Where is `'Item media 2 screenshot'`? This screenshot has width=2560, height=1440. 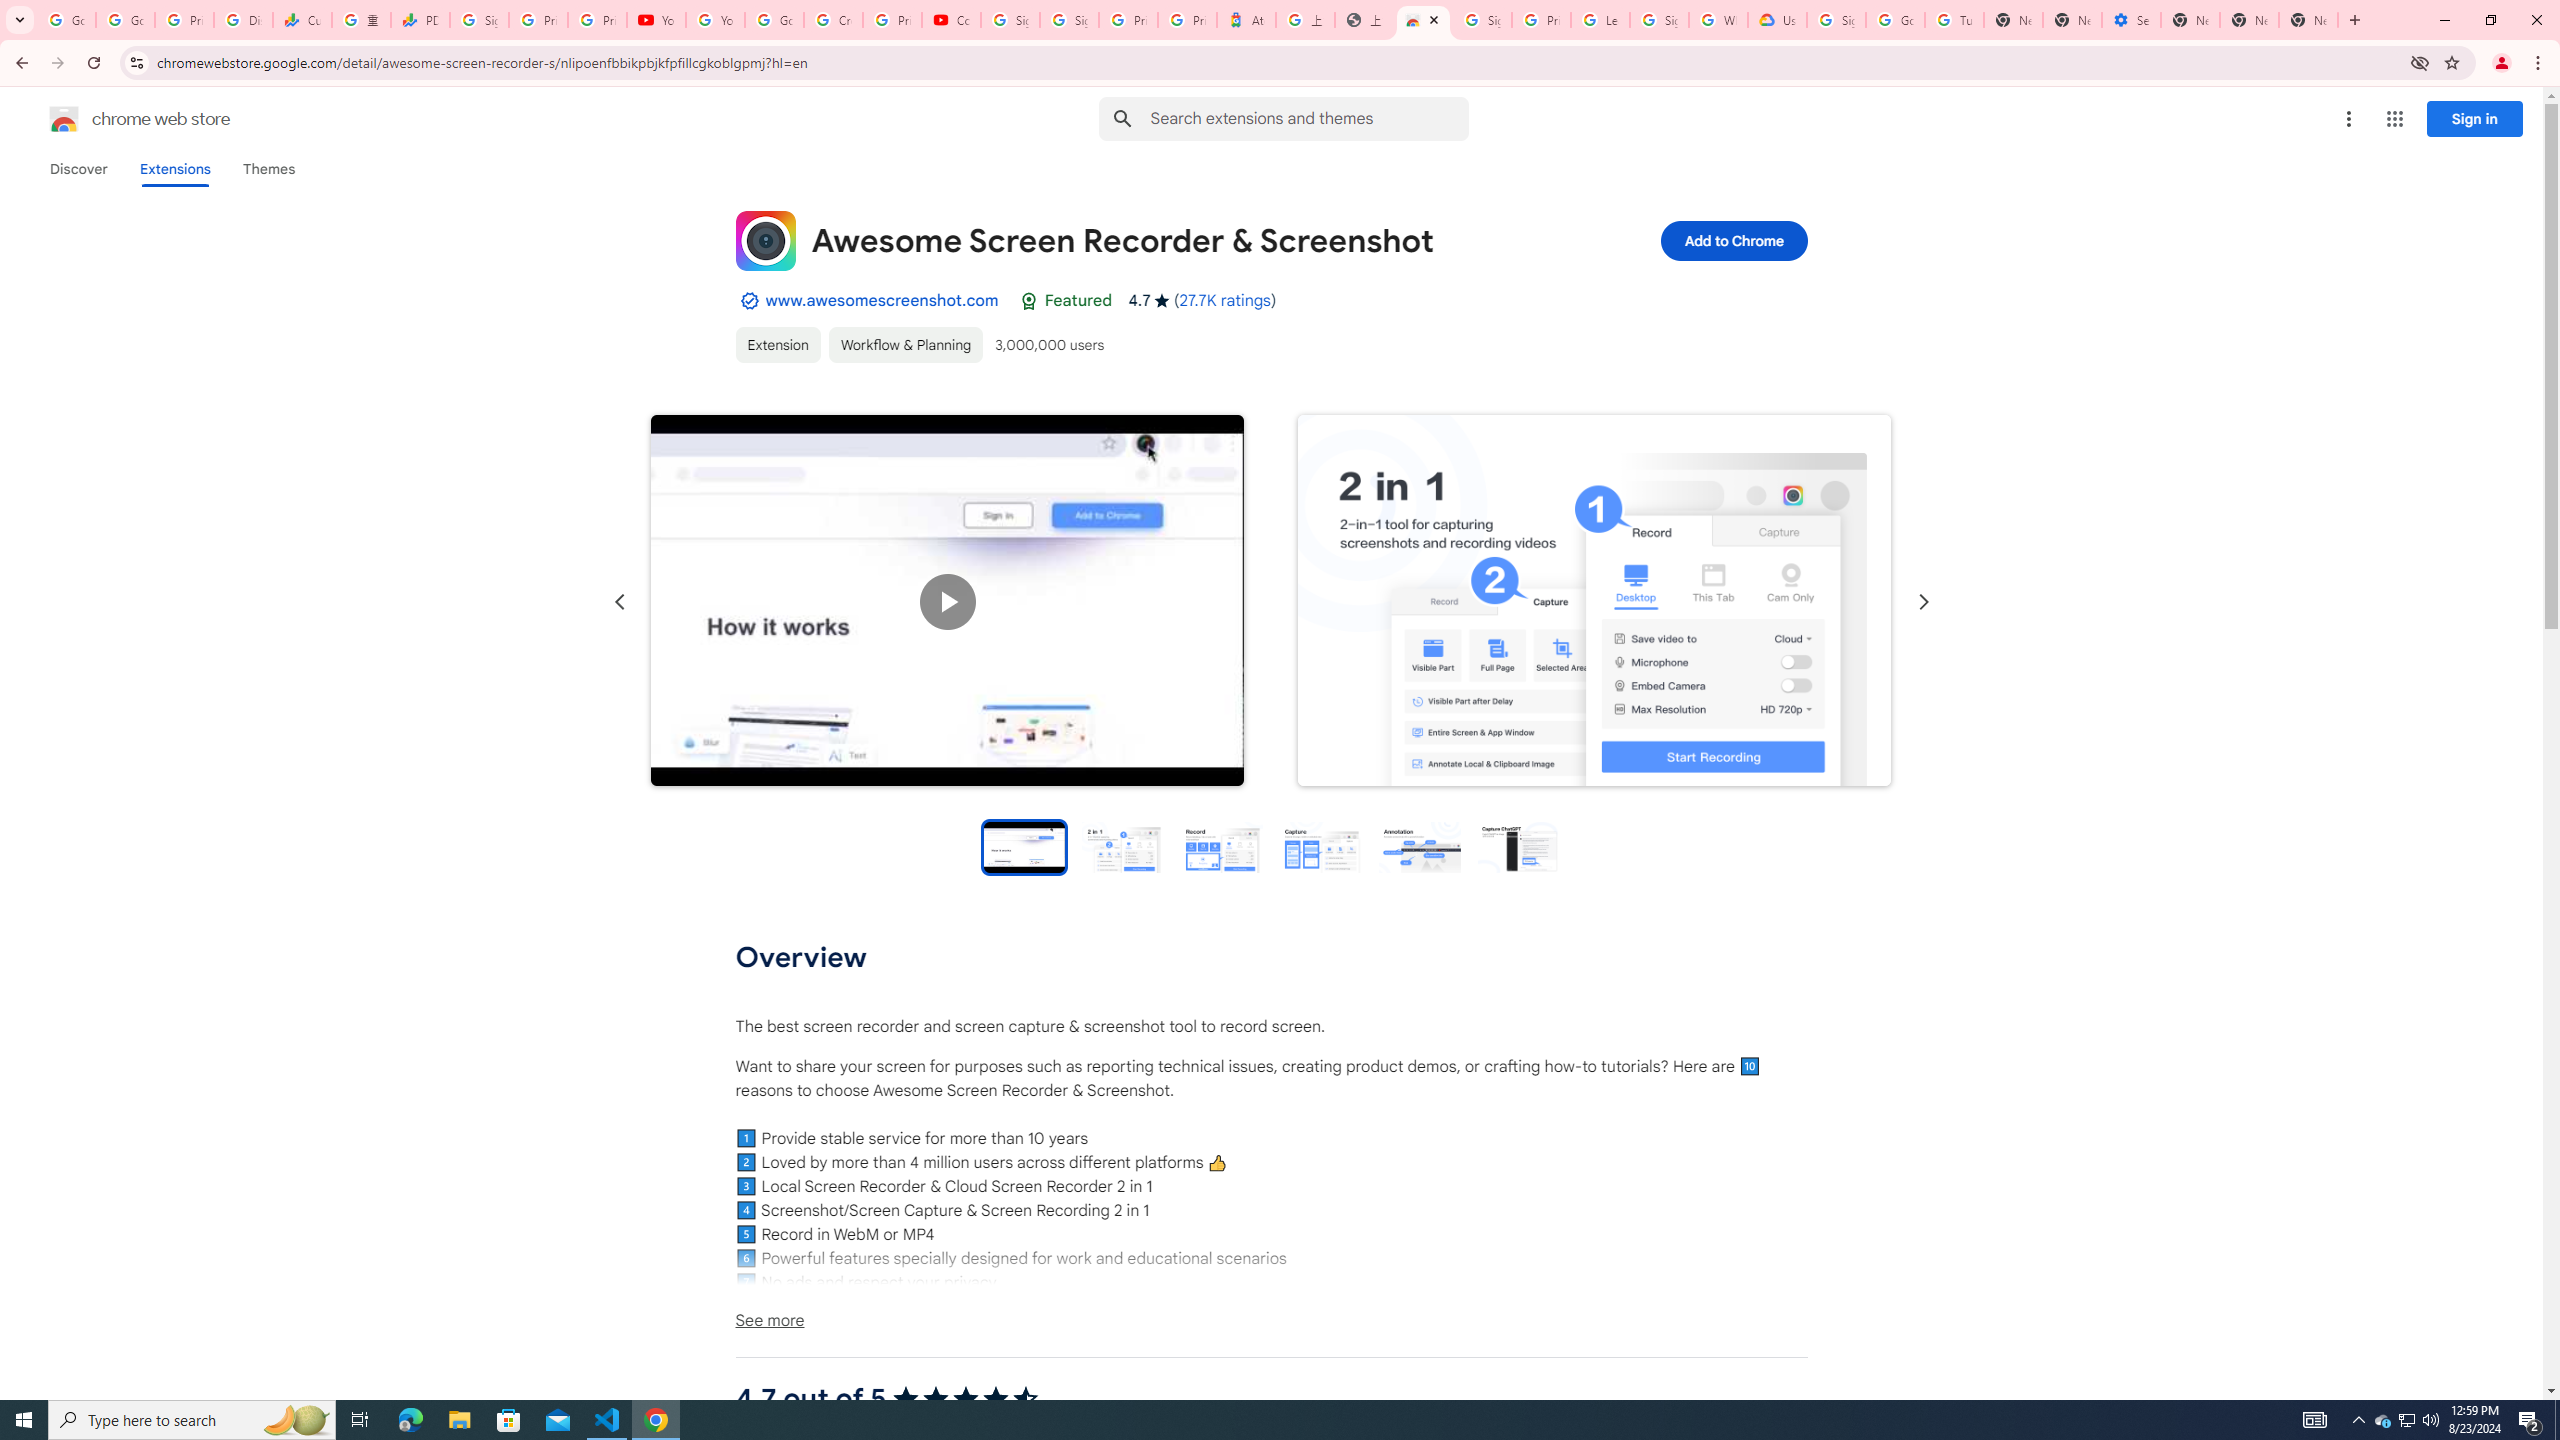
'Item media 2 screenshot' is located at coordinates (1593, 601).